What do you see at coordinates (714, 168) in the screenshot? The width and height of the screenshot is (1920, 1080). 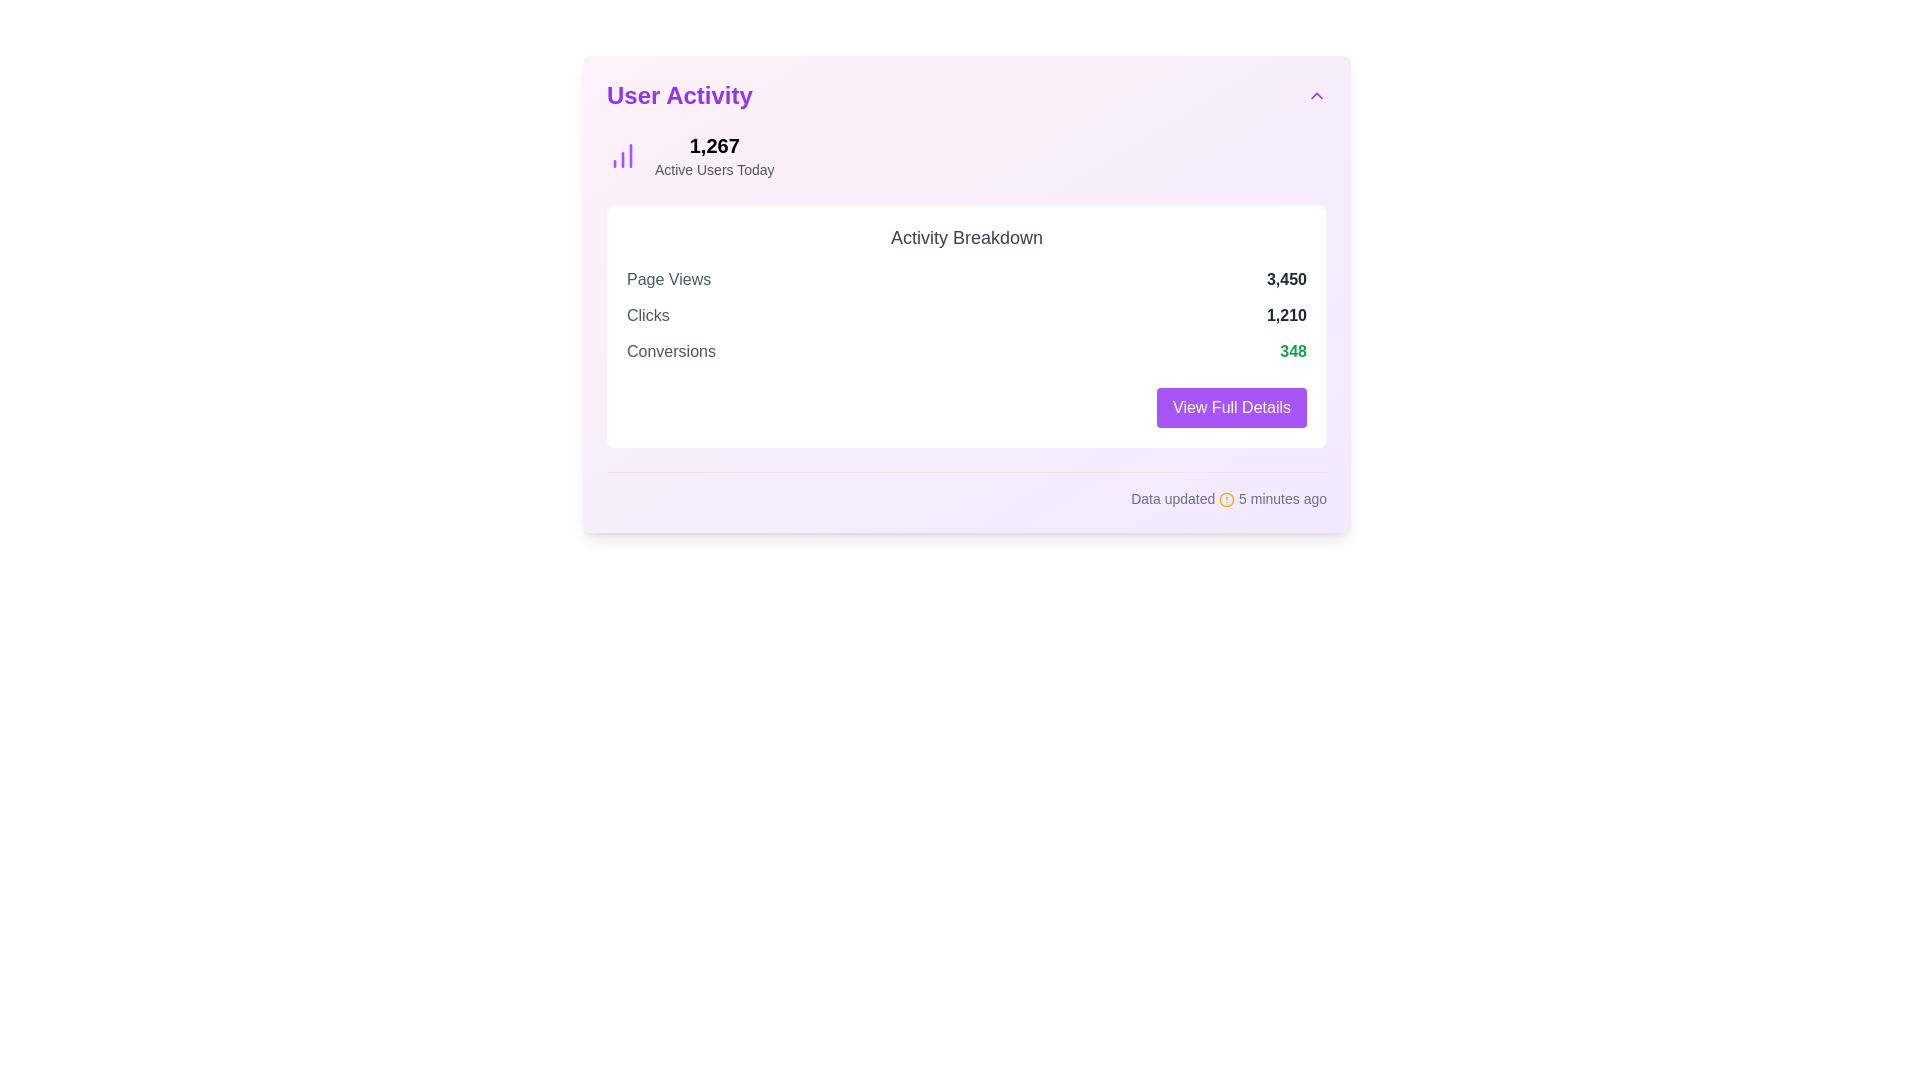 I see `the text label that describes the active users recorded for the current day, located directly below the number '1,267'` at bounding box center [714, 168].